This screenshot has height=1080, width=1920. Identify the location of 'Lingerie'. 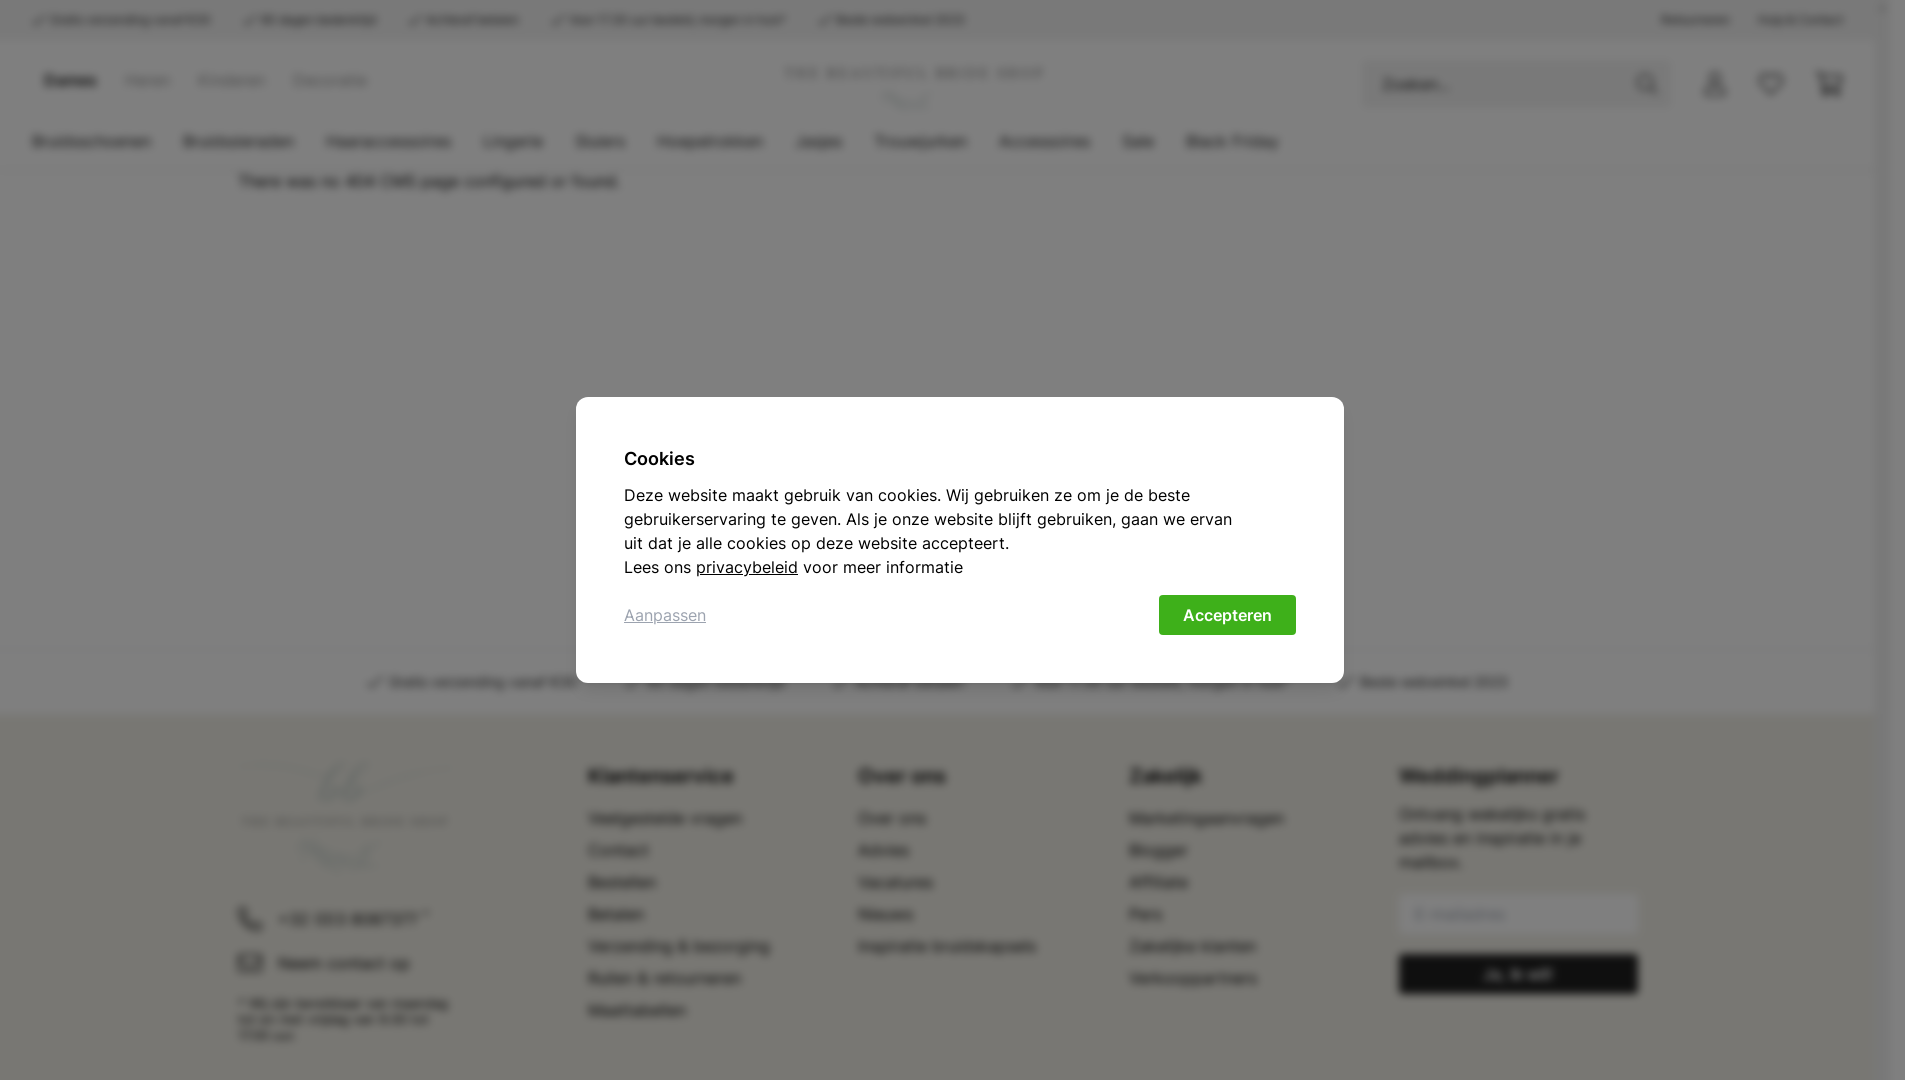
(513, 140).